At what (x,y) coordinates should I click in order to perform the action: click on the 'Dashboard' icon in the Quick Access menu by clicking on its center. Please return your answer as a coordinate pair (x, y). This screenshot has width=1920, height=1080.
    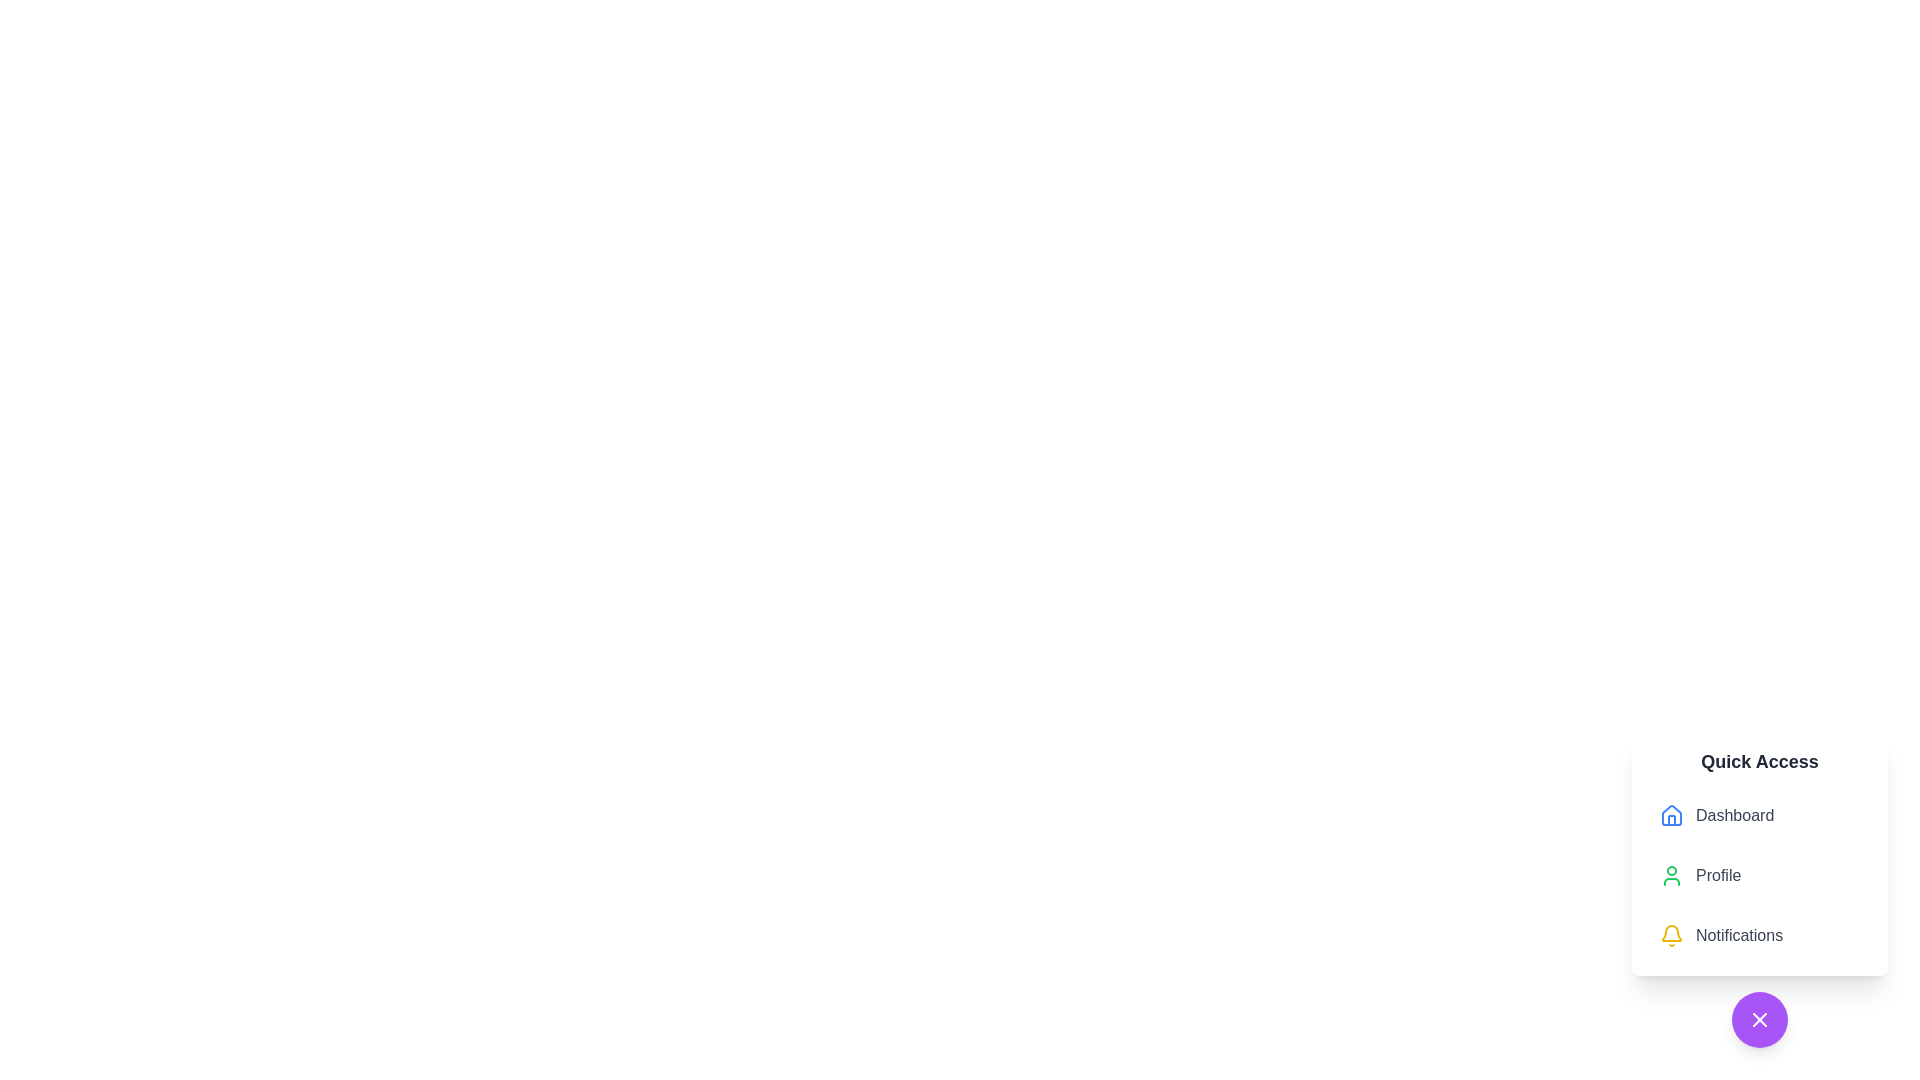
    Looking at the image, I should click on (1671, 816).